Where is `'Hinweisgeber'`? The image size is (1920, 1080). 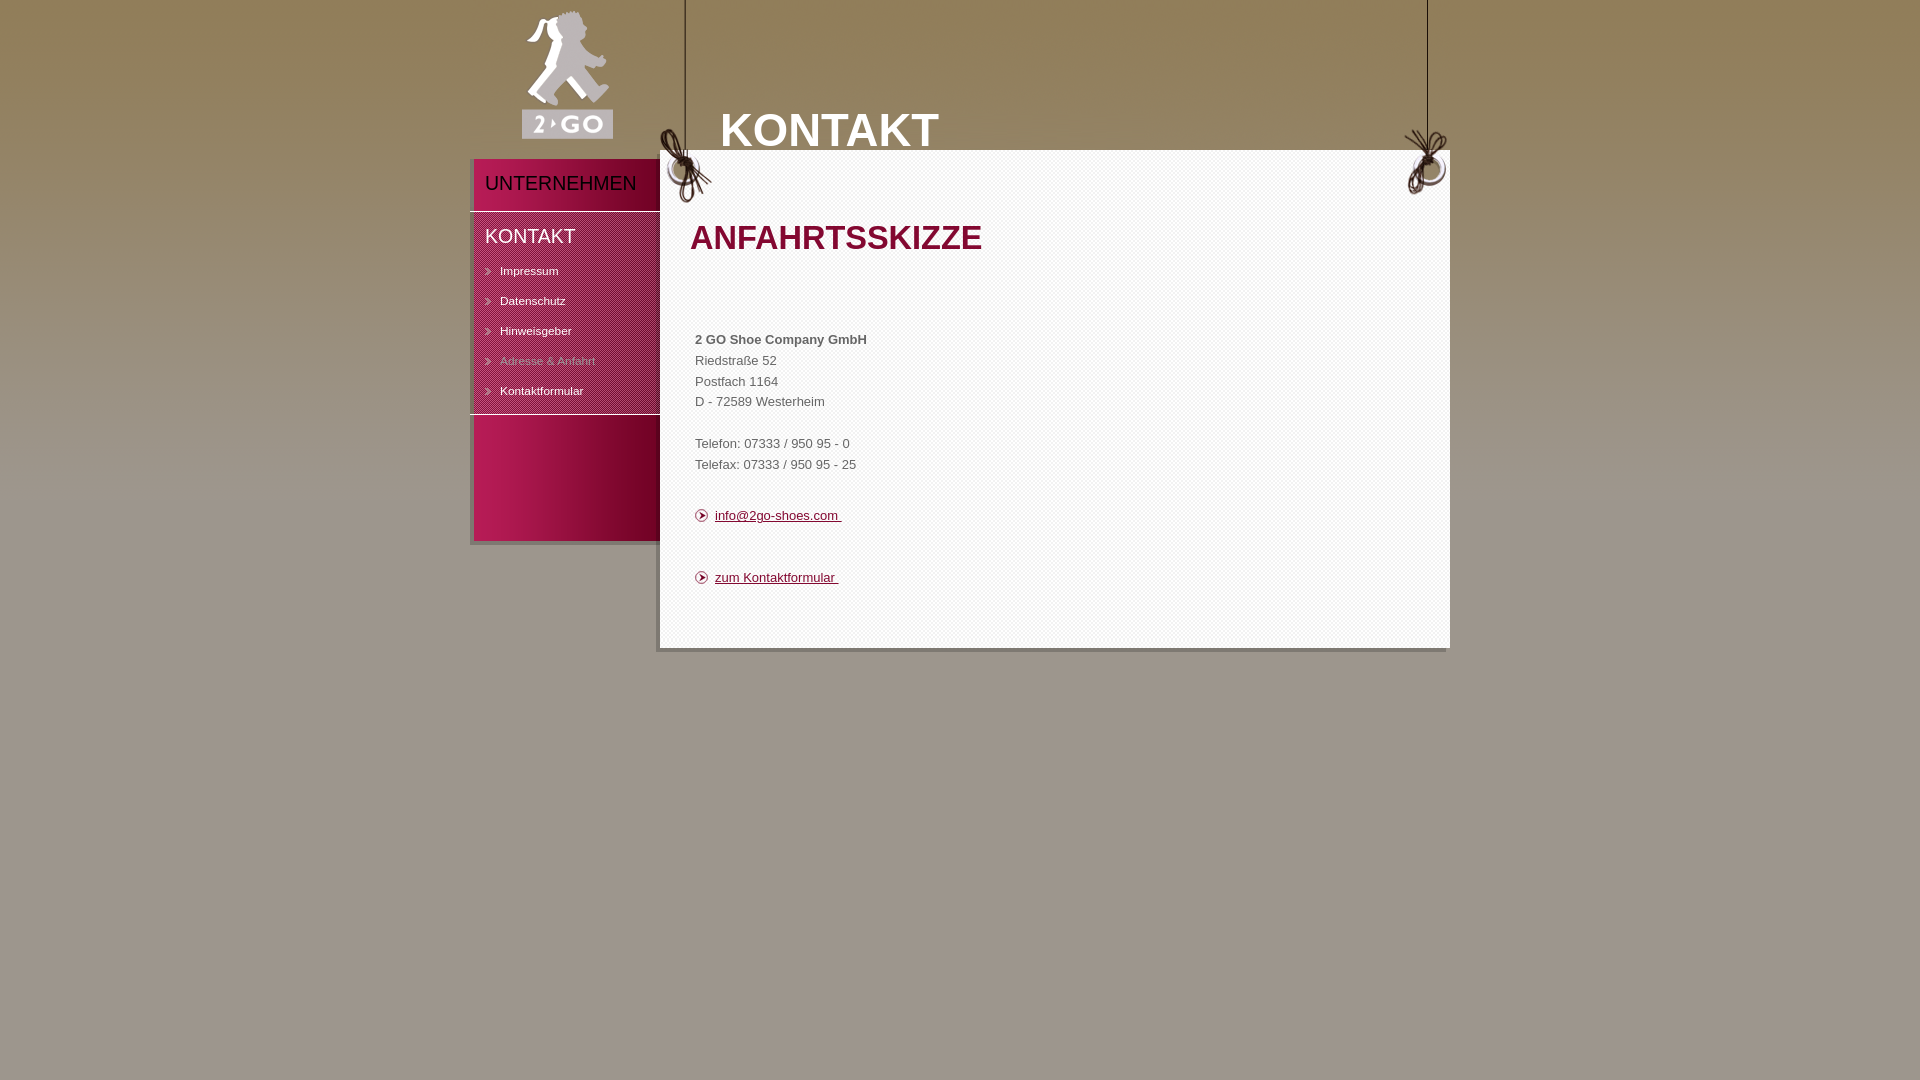 'Hinweisgeber' is located at coordinates (550, 338).